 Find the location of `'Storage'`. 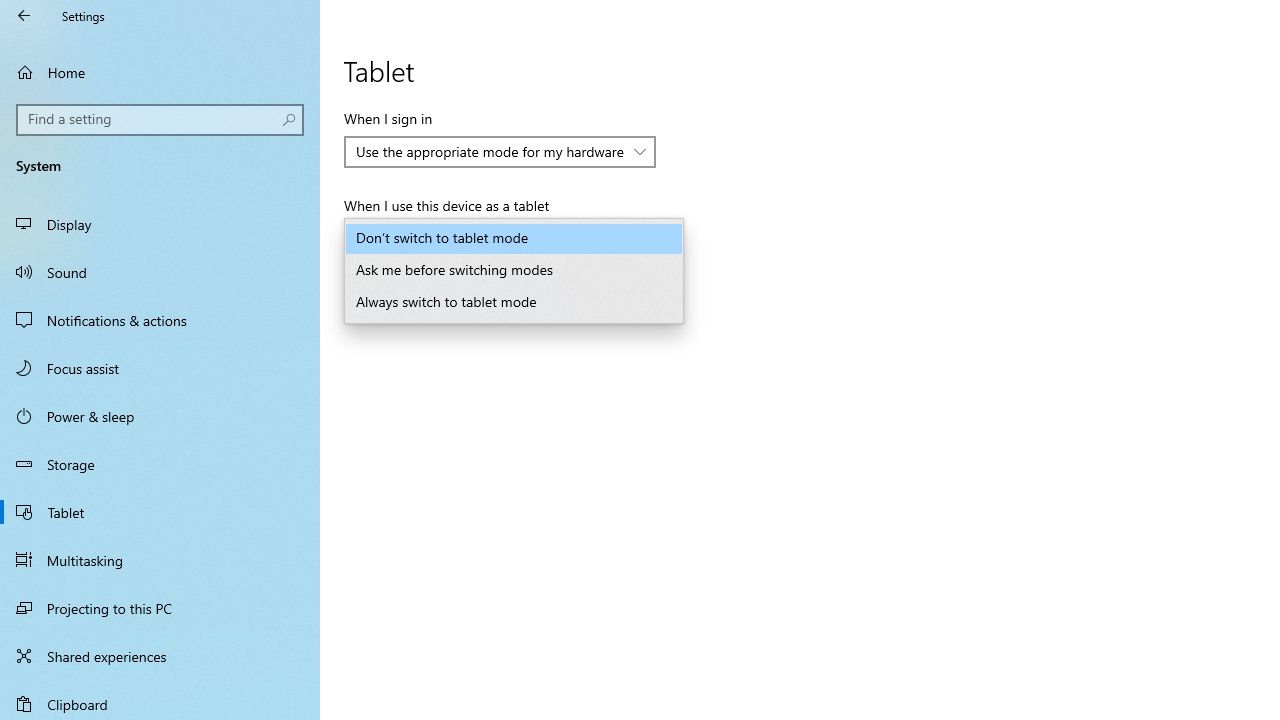

'Storage' is located at coordinates (160, 464).